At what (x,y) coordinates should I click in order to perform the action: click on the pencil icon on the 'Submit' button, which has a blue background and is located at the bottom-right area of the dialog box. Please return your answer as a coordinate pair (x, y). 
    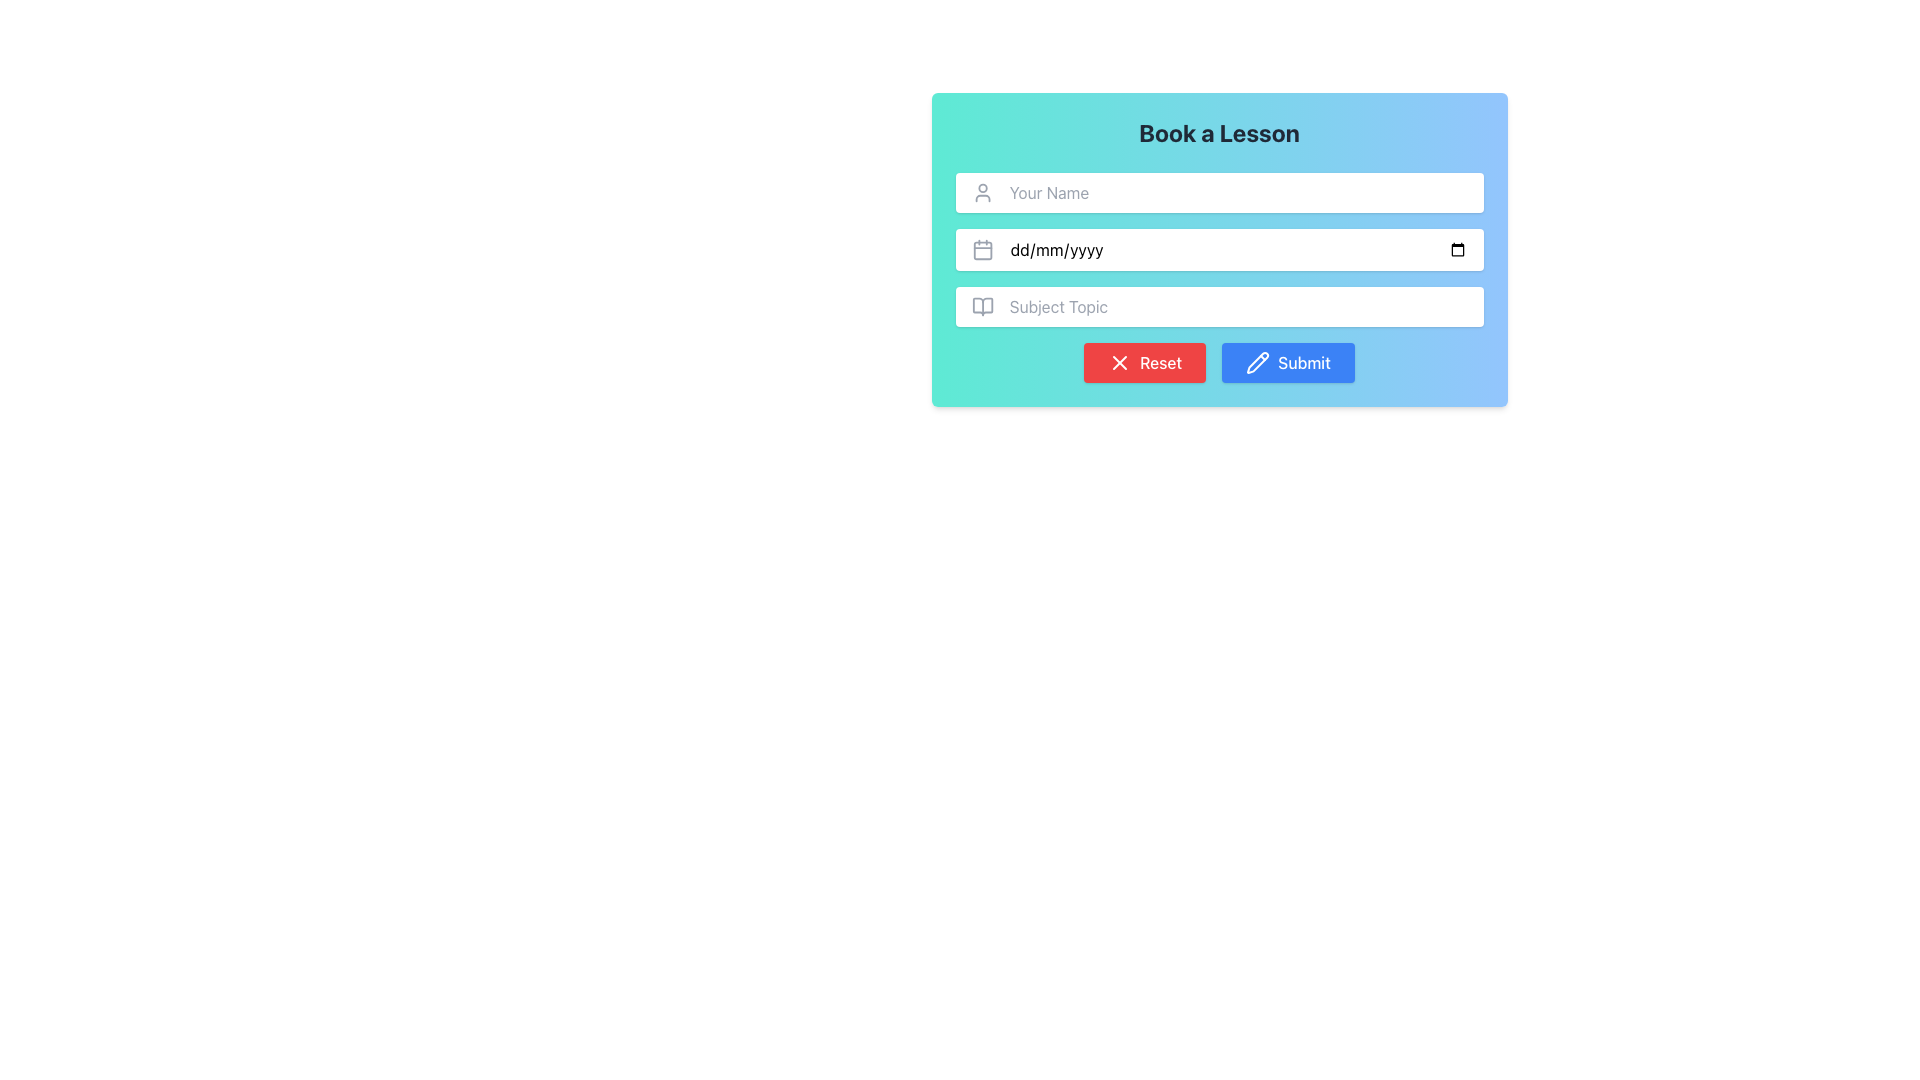
    Looking at the image, I should click on (1257, 362).